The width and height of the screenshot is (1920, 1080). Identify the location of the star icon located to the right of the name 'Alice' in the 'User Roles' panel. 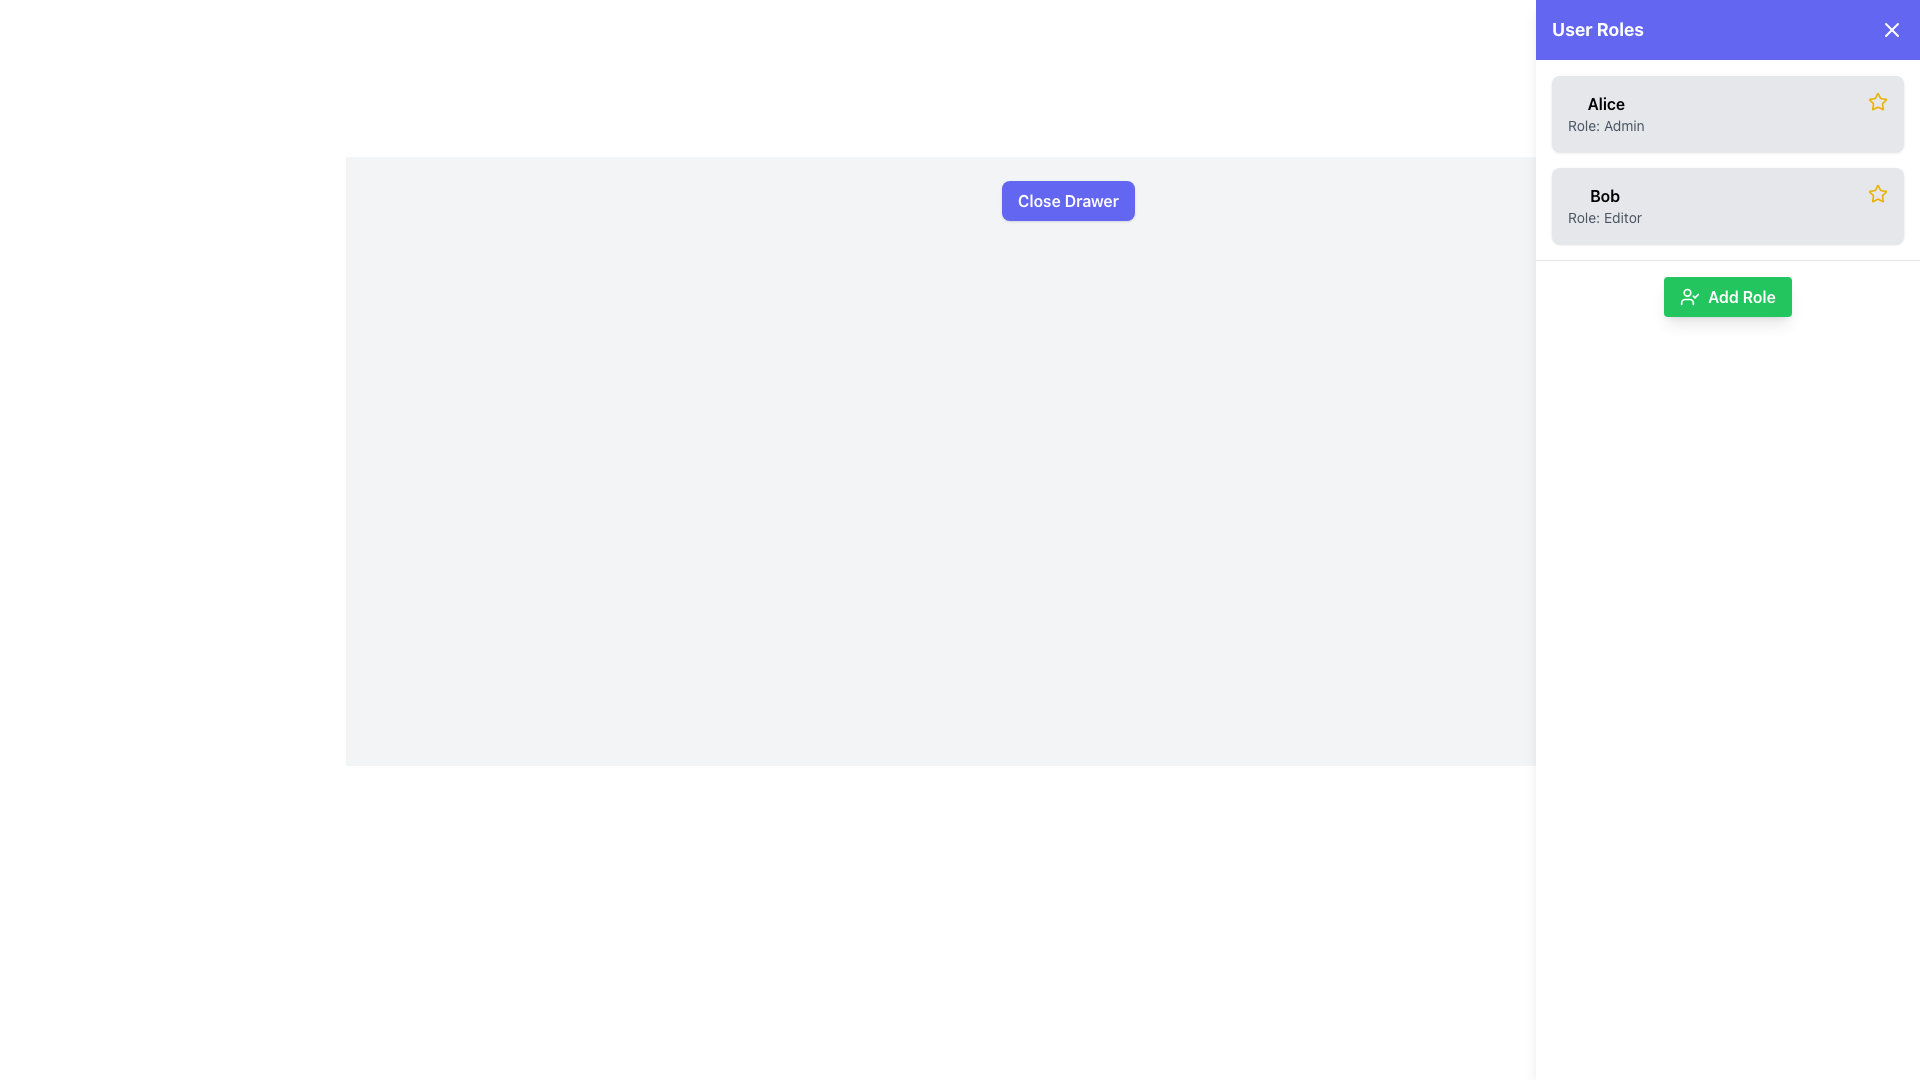
(1875, 192).